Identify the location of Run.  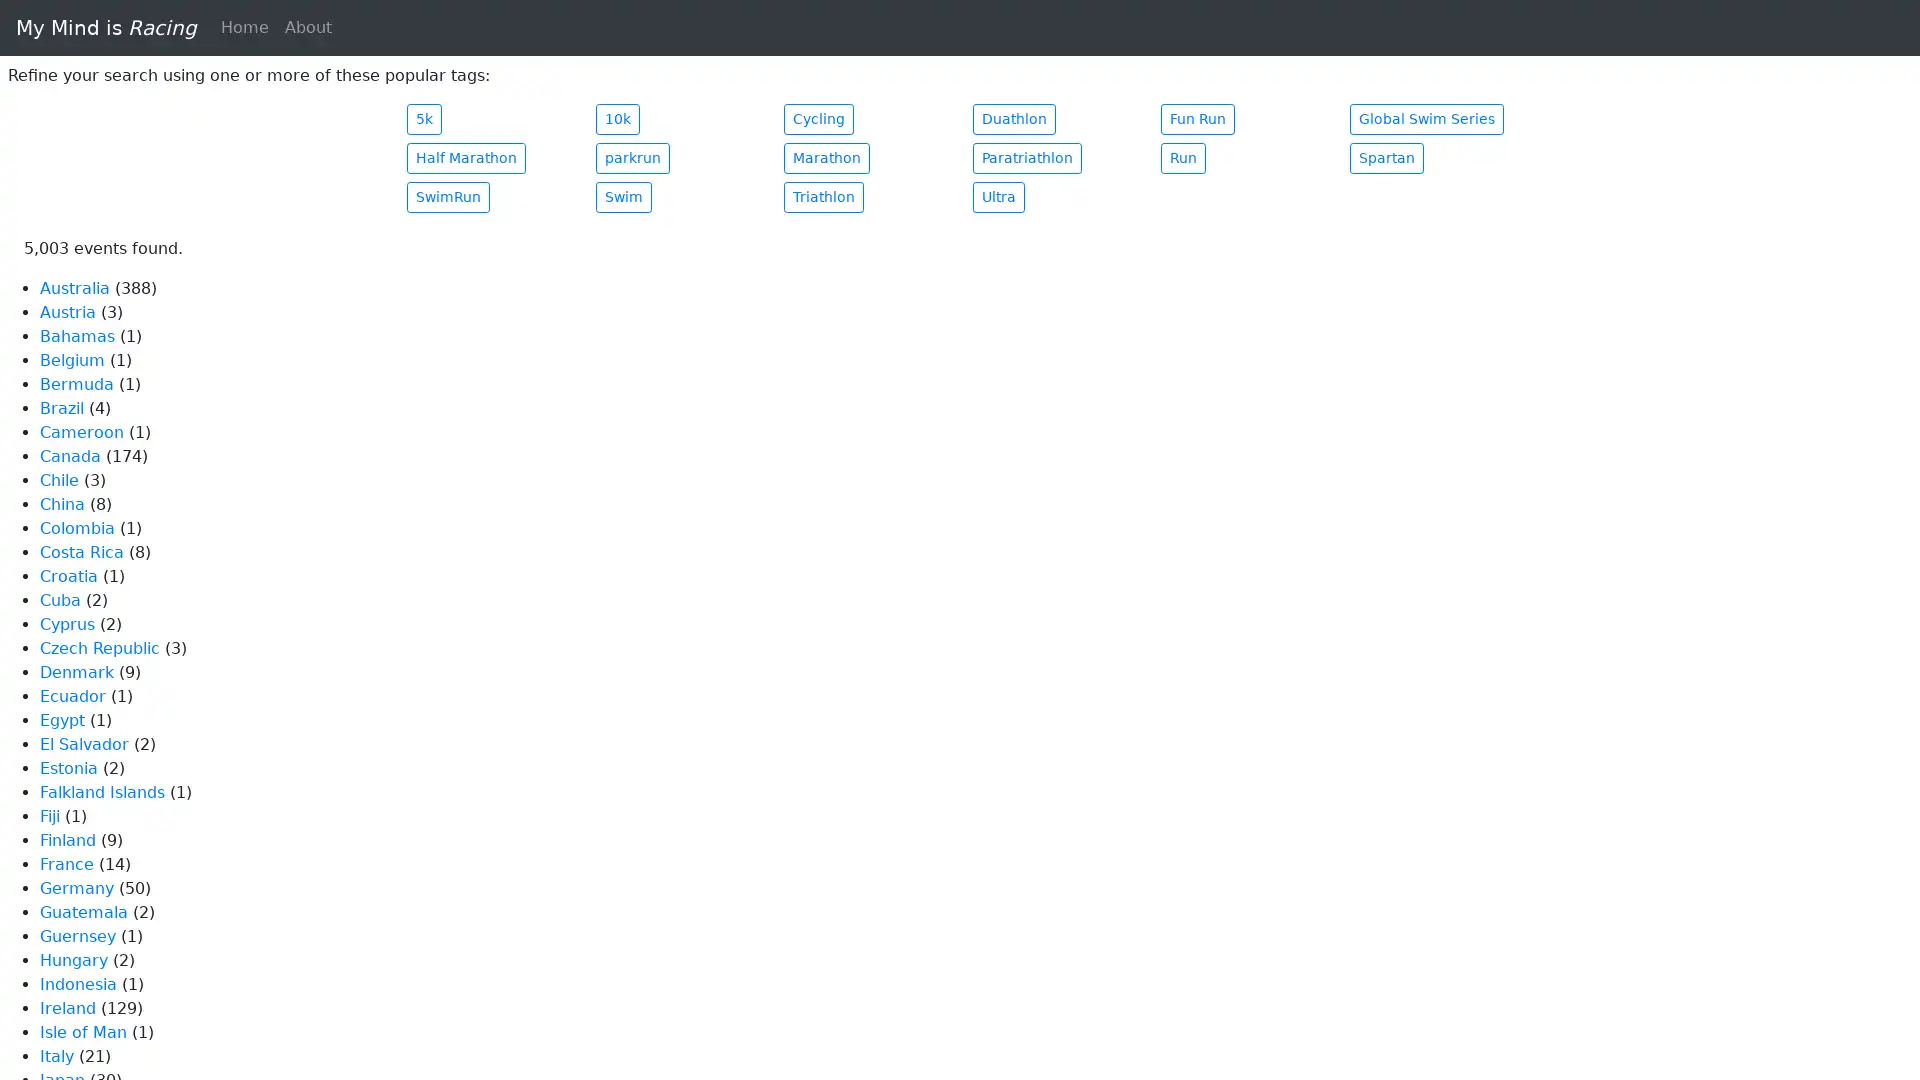
(1183, 157).